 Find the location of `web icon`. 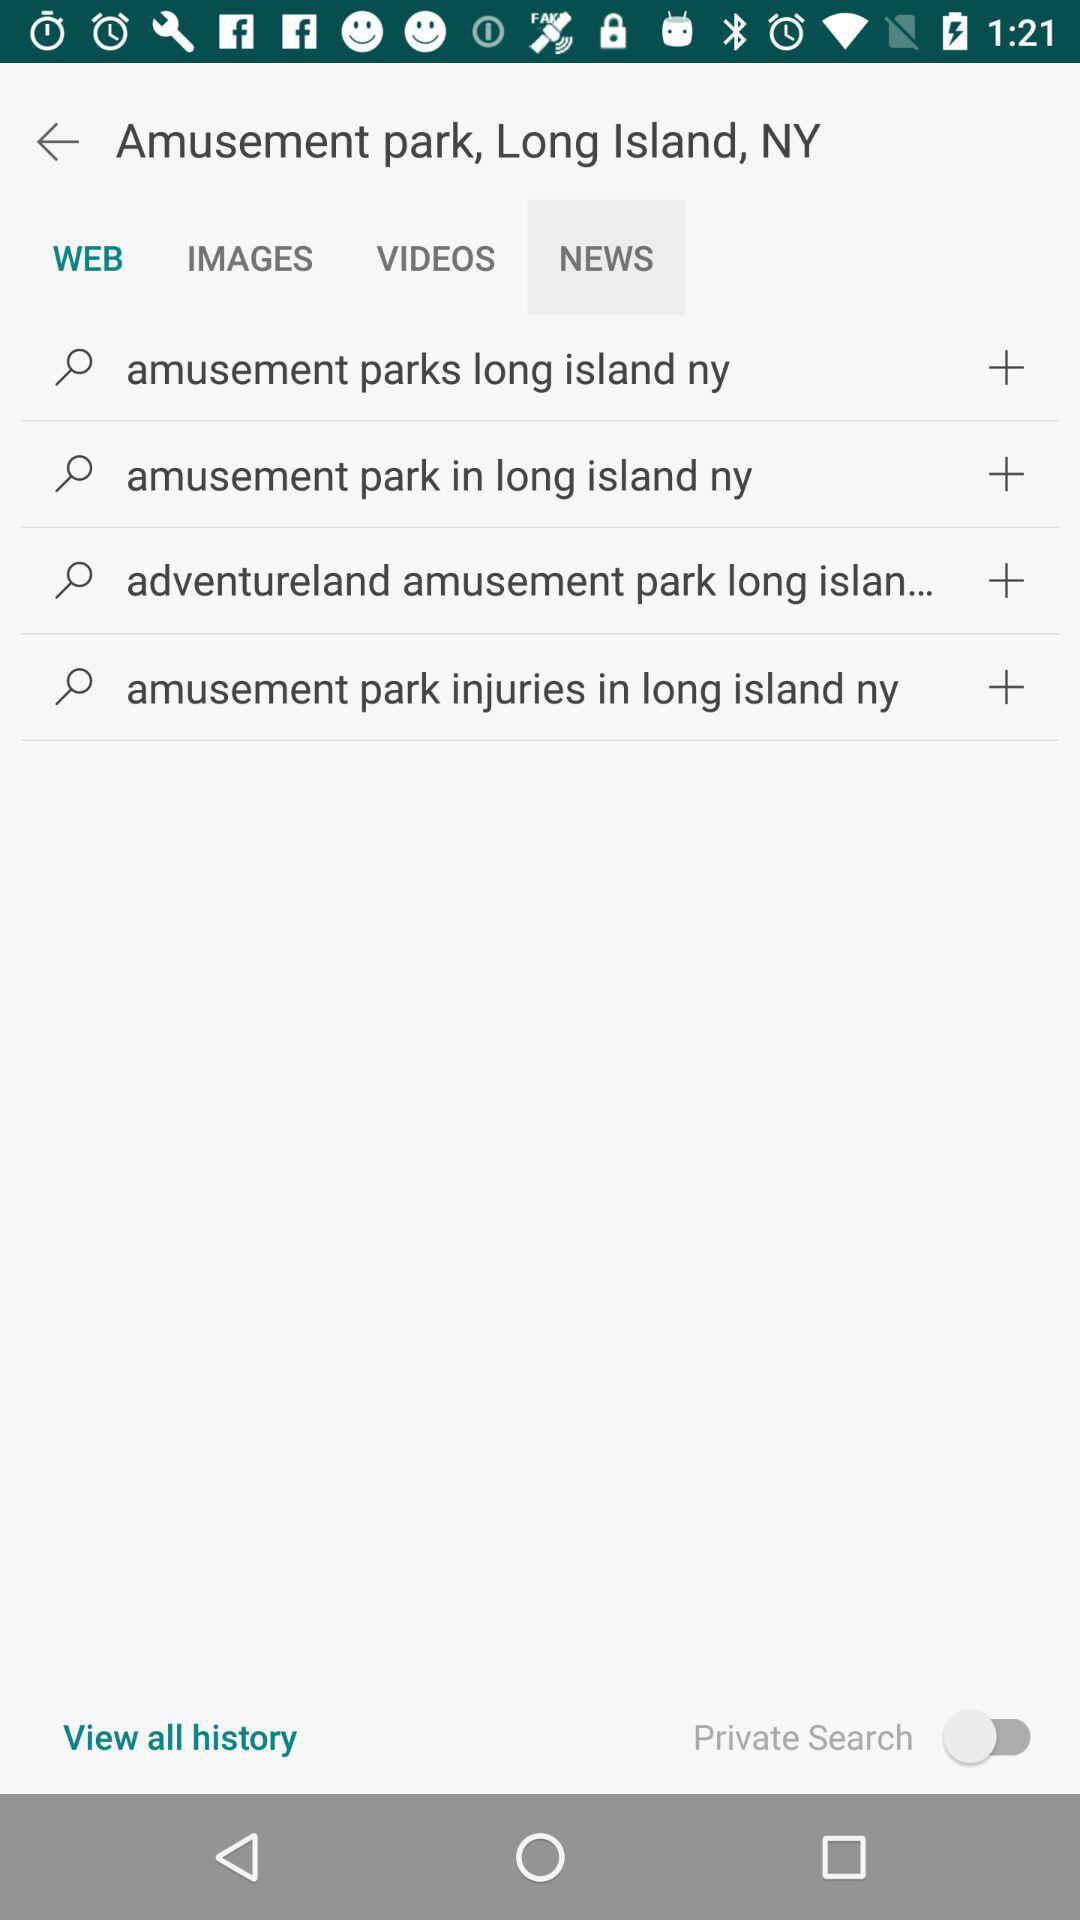

web icon is located at coordinates (87, 256).